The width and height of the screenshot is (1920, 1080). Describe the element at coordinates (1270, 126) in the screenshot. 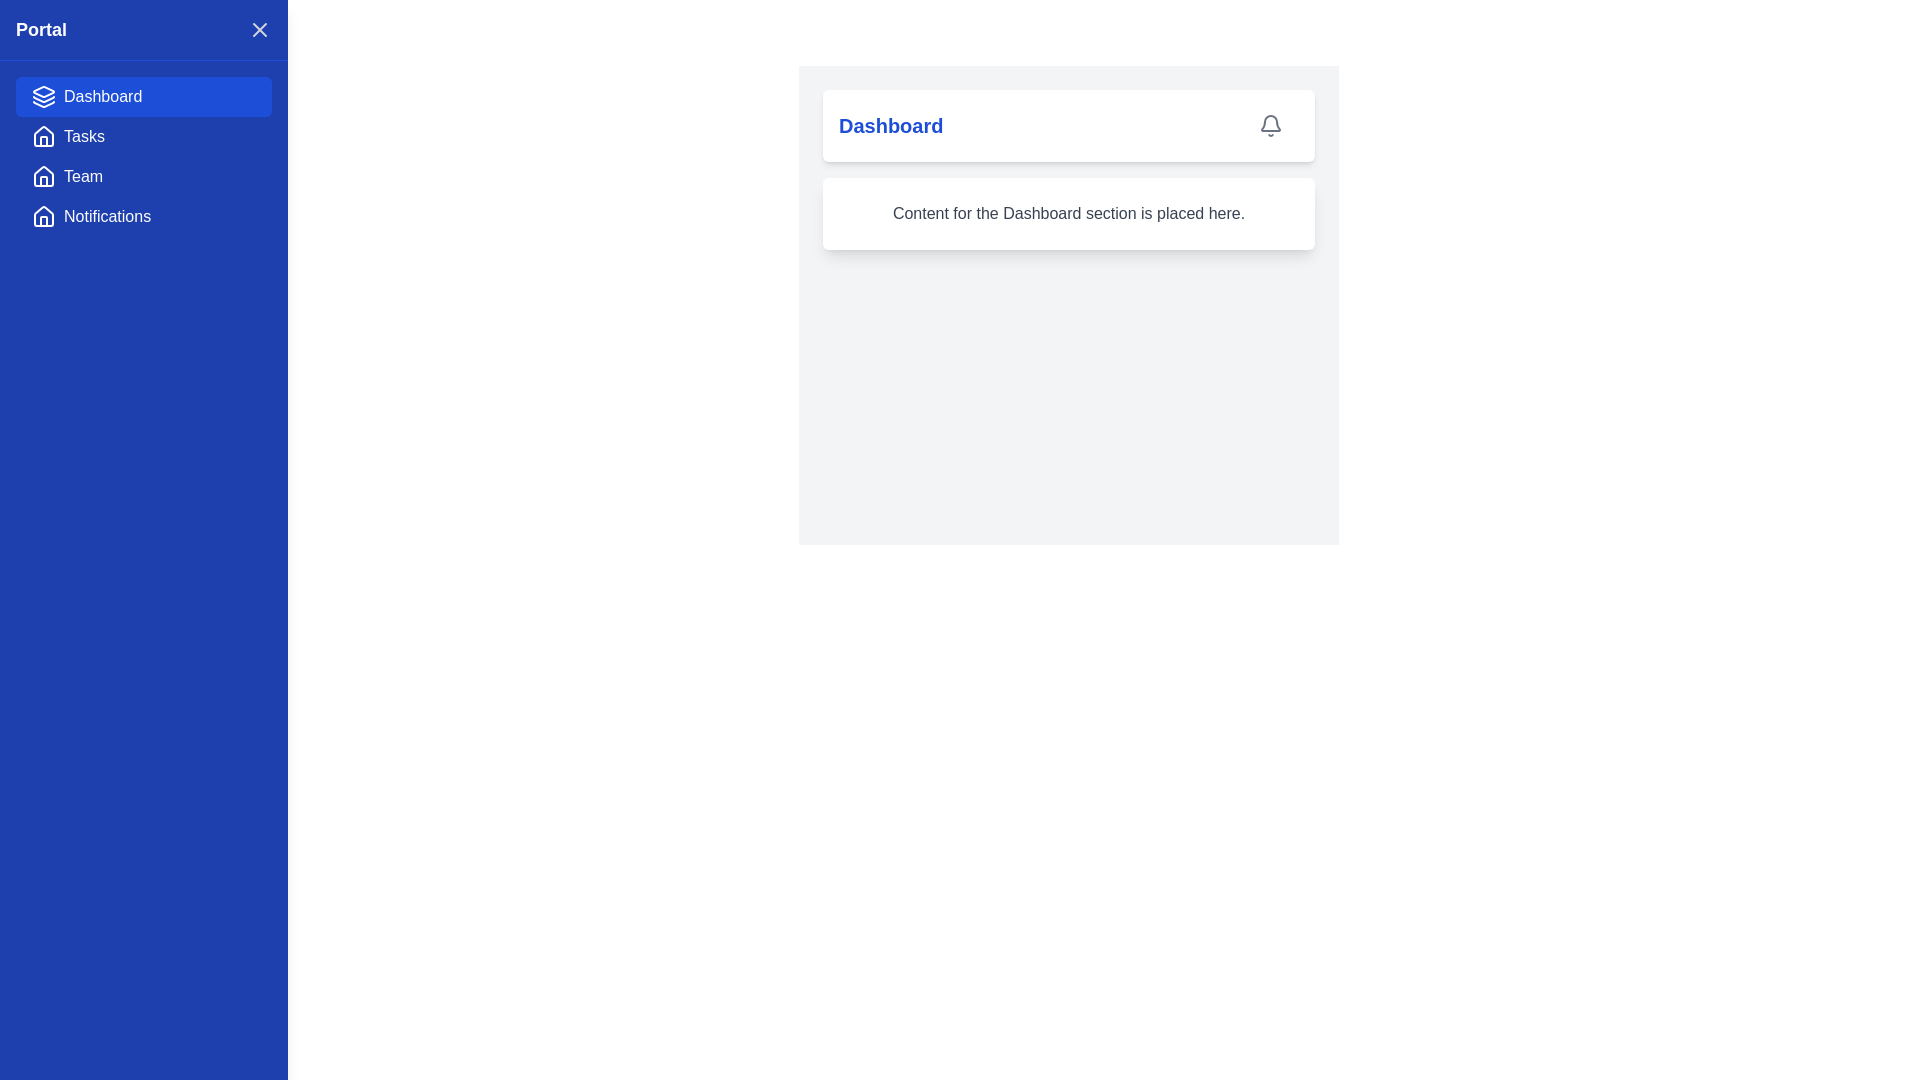

I see `the bell icon located on the right side of the header section titled 'Dashboard', adjacent to the title text` at that location.